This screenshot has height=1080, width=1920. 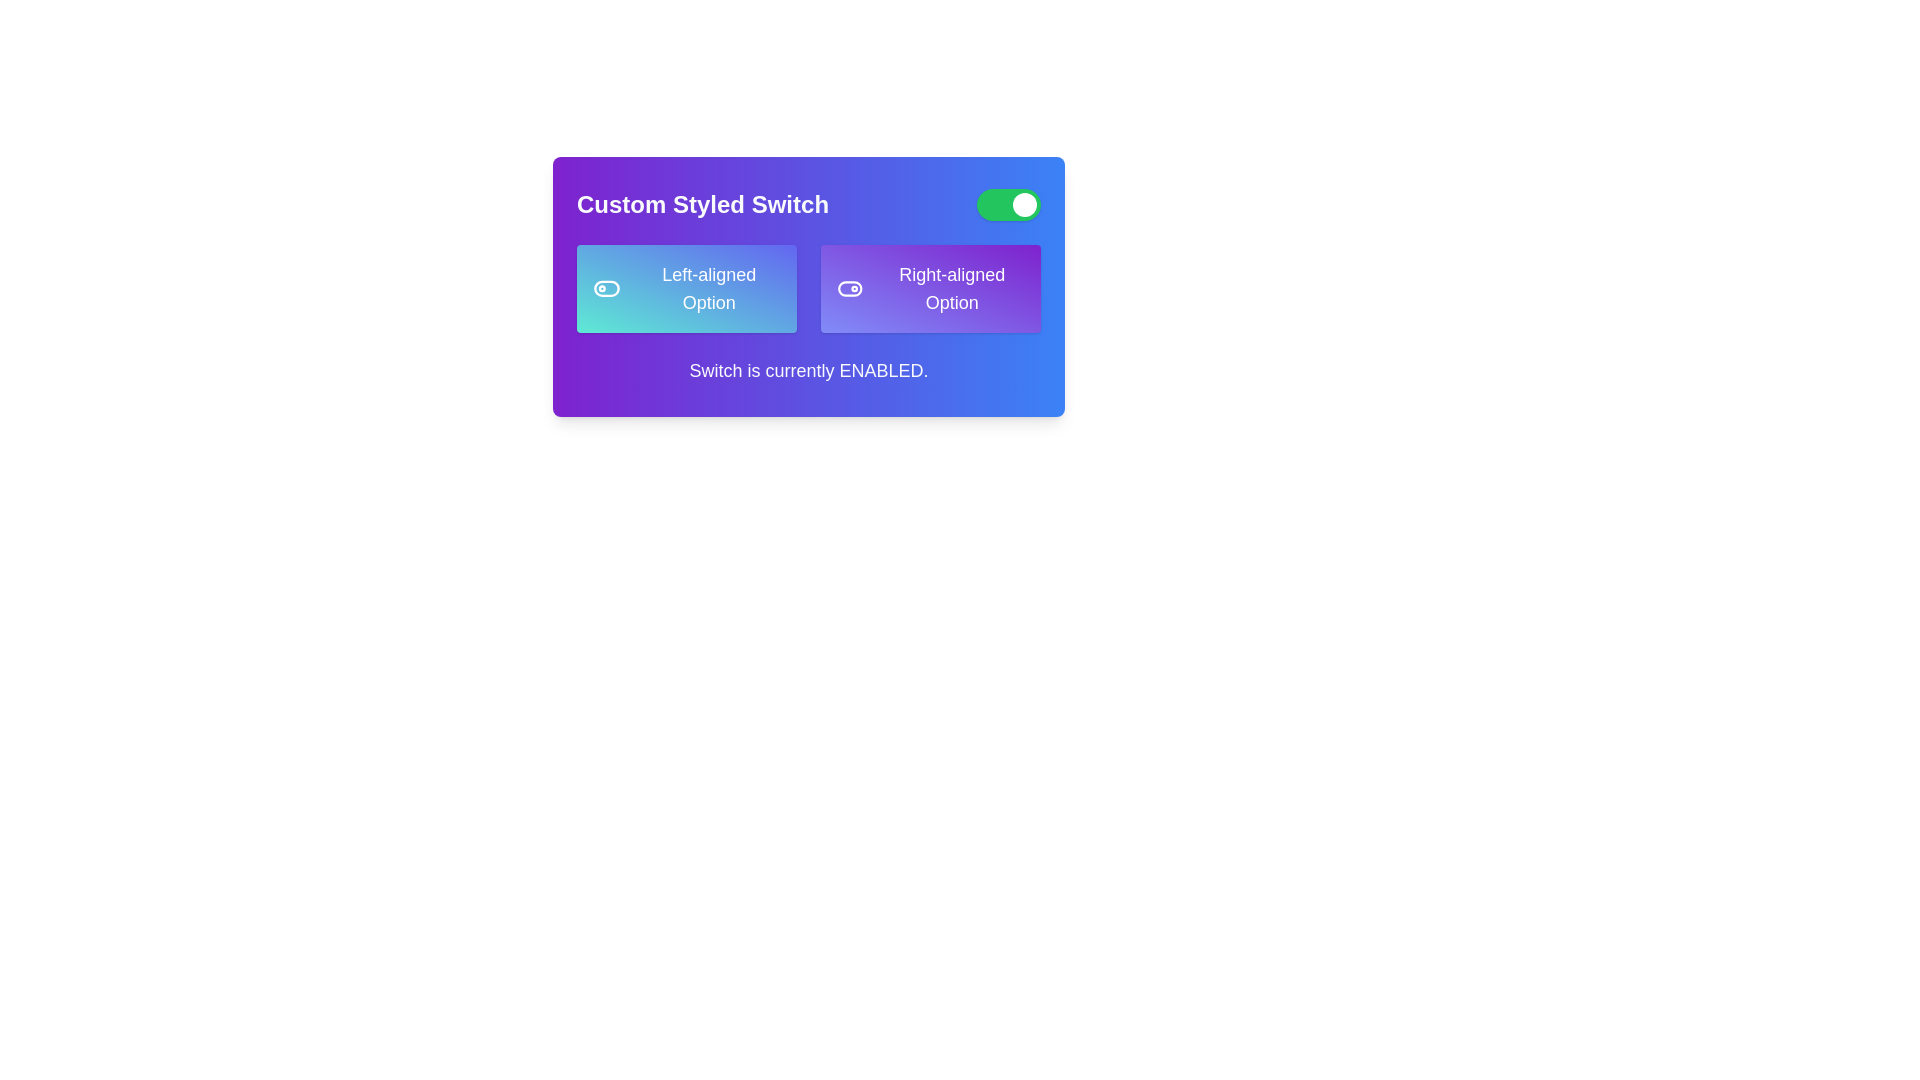 I want to click on the left-aligned label for the toggle switch selector, which is positioned leftmost adjacent to the toggle left icon, so click(x=709, y=289).